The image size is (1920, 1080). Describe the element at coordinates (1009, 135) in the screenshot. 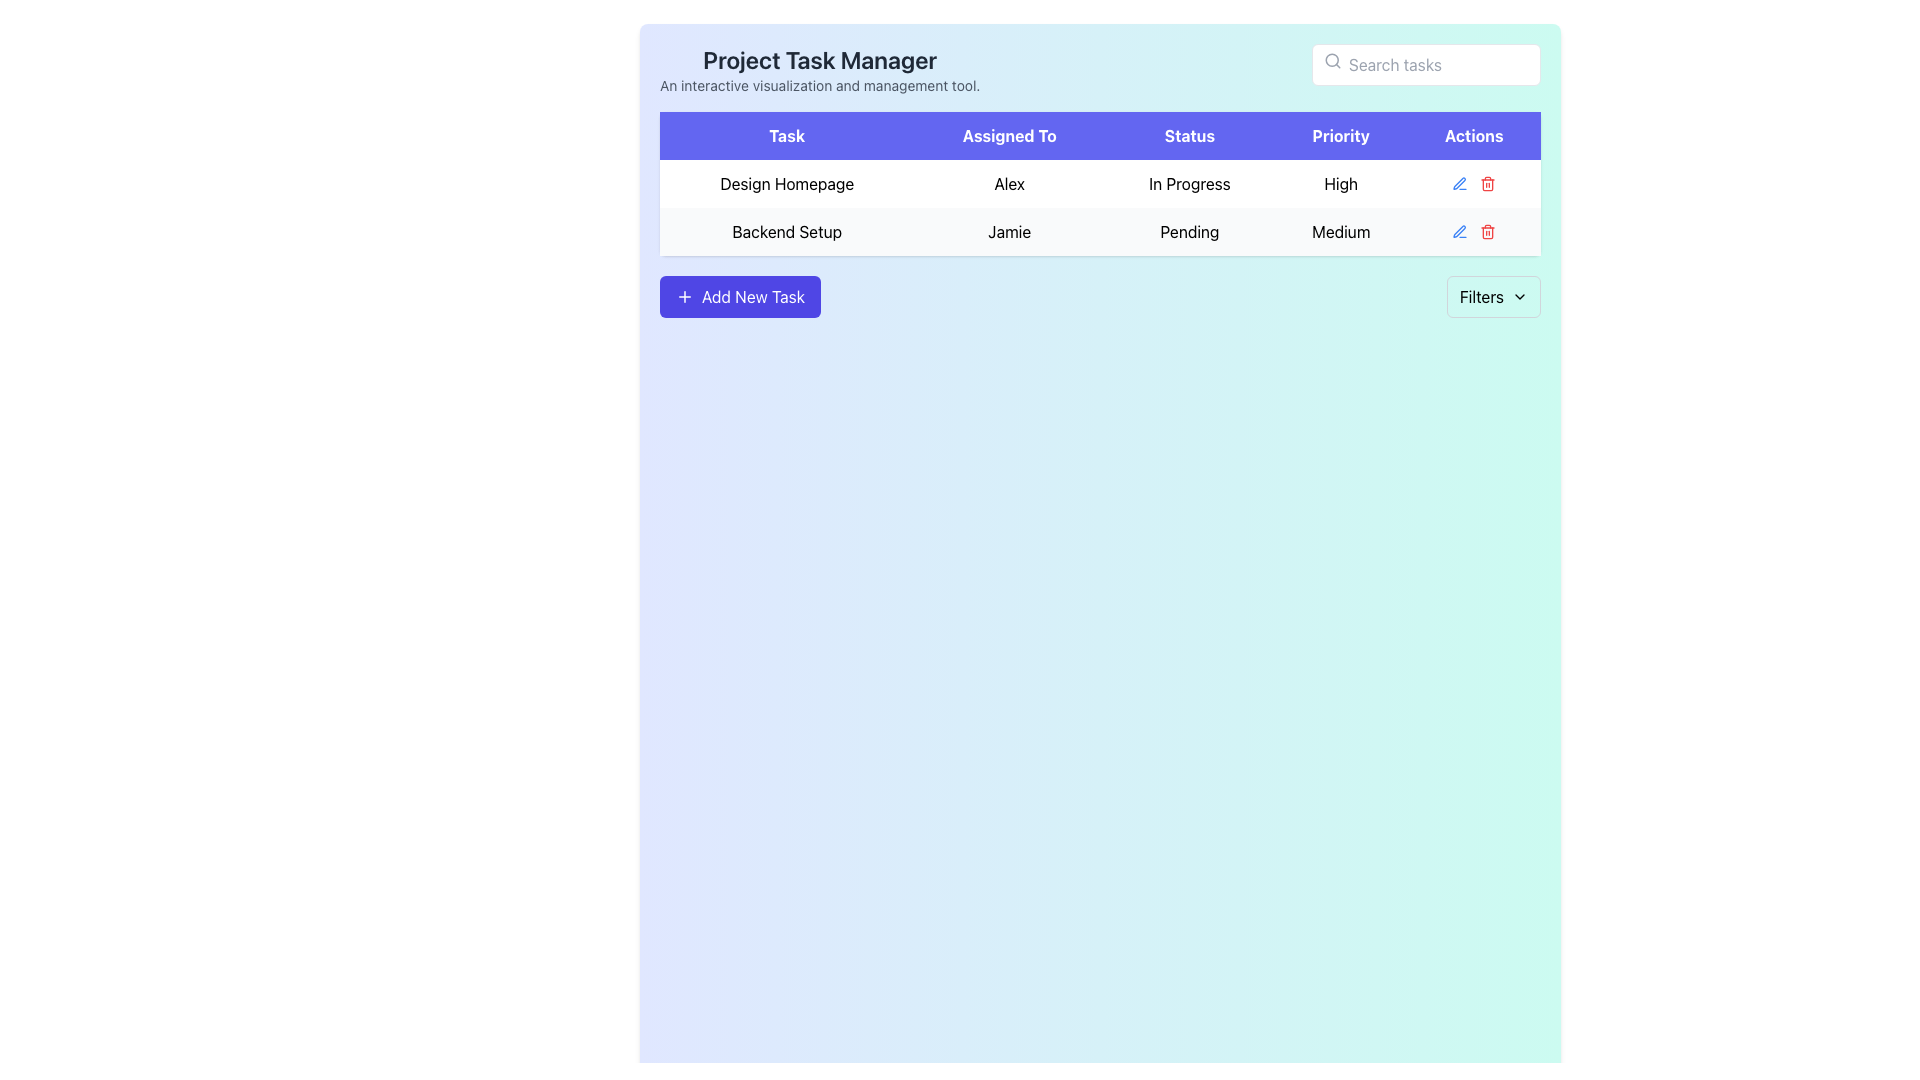

I see `the 'Assigned To' text label, which is part of the header row in the table, displayed in white text on a purple background` at that location.